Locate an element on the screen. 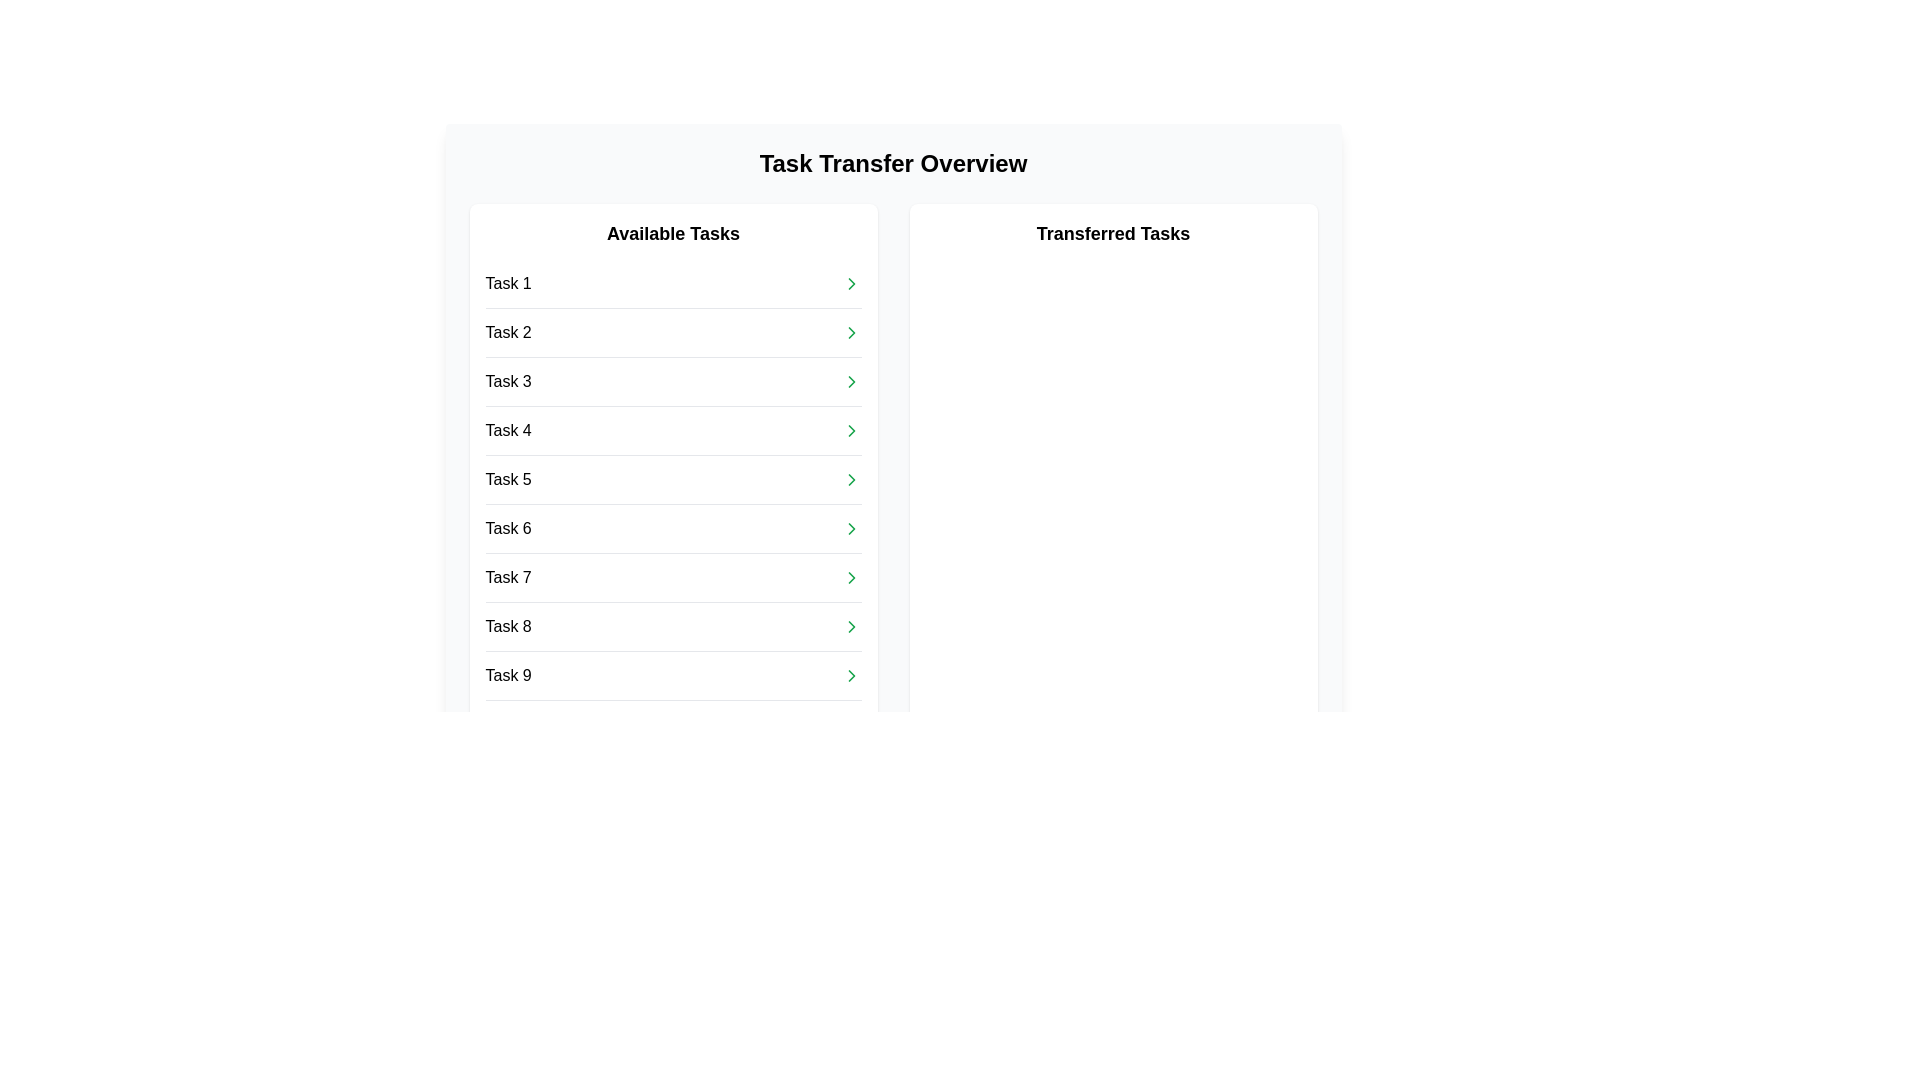 The height and width of the screenshot is (1080, 1920). the right-pointing chevron icon located to the right of the 'Task 5' text in the 'Available Tasks' section is located at coordinates (851, 479).